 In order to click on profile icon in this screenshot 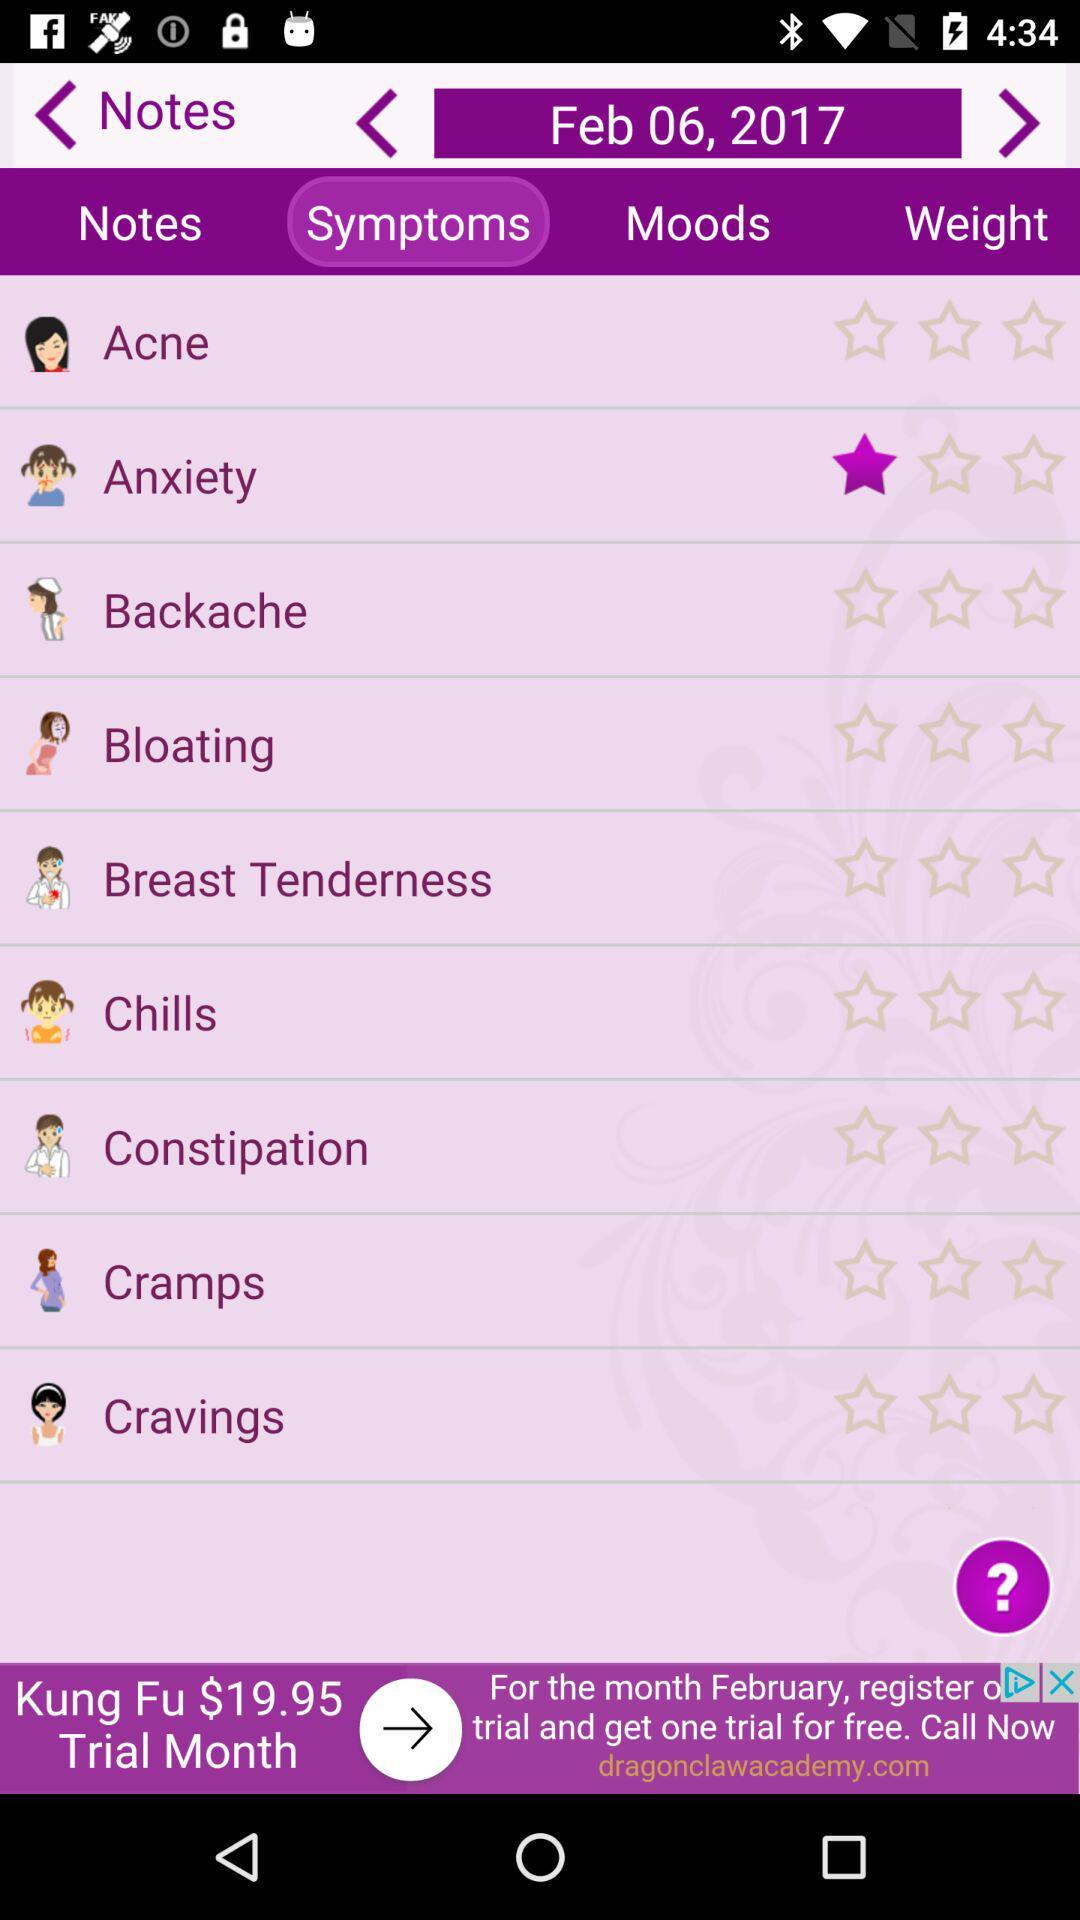, I will do `click(46, 1146)`.